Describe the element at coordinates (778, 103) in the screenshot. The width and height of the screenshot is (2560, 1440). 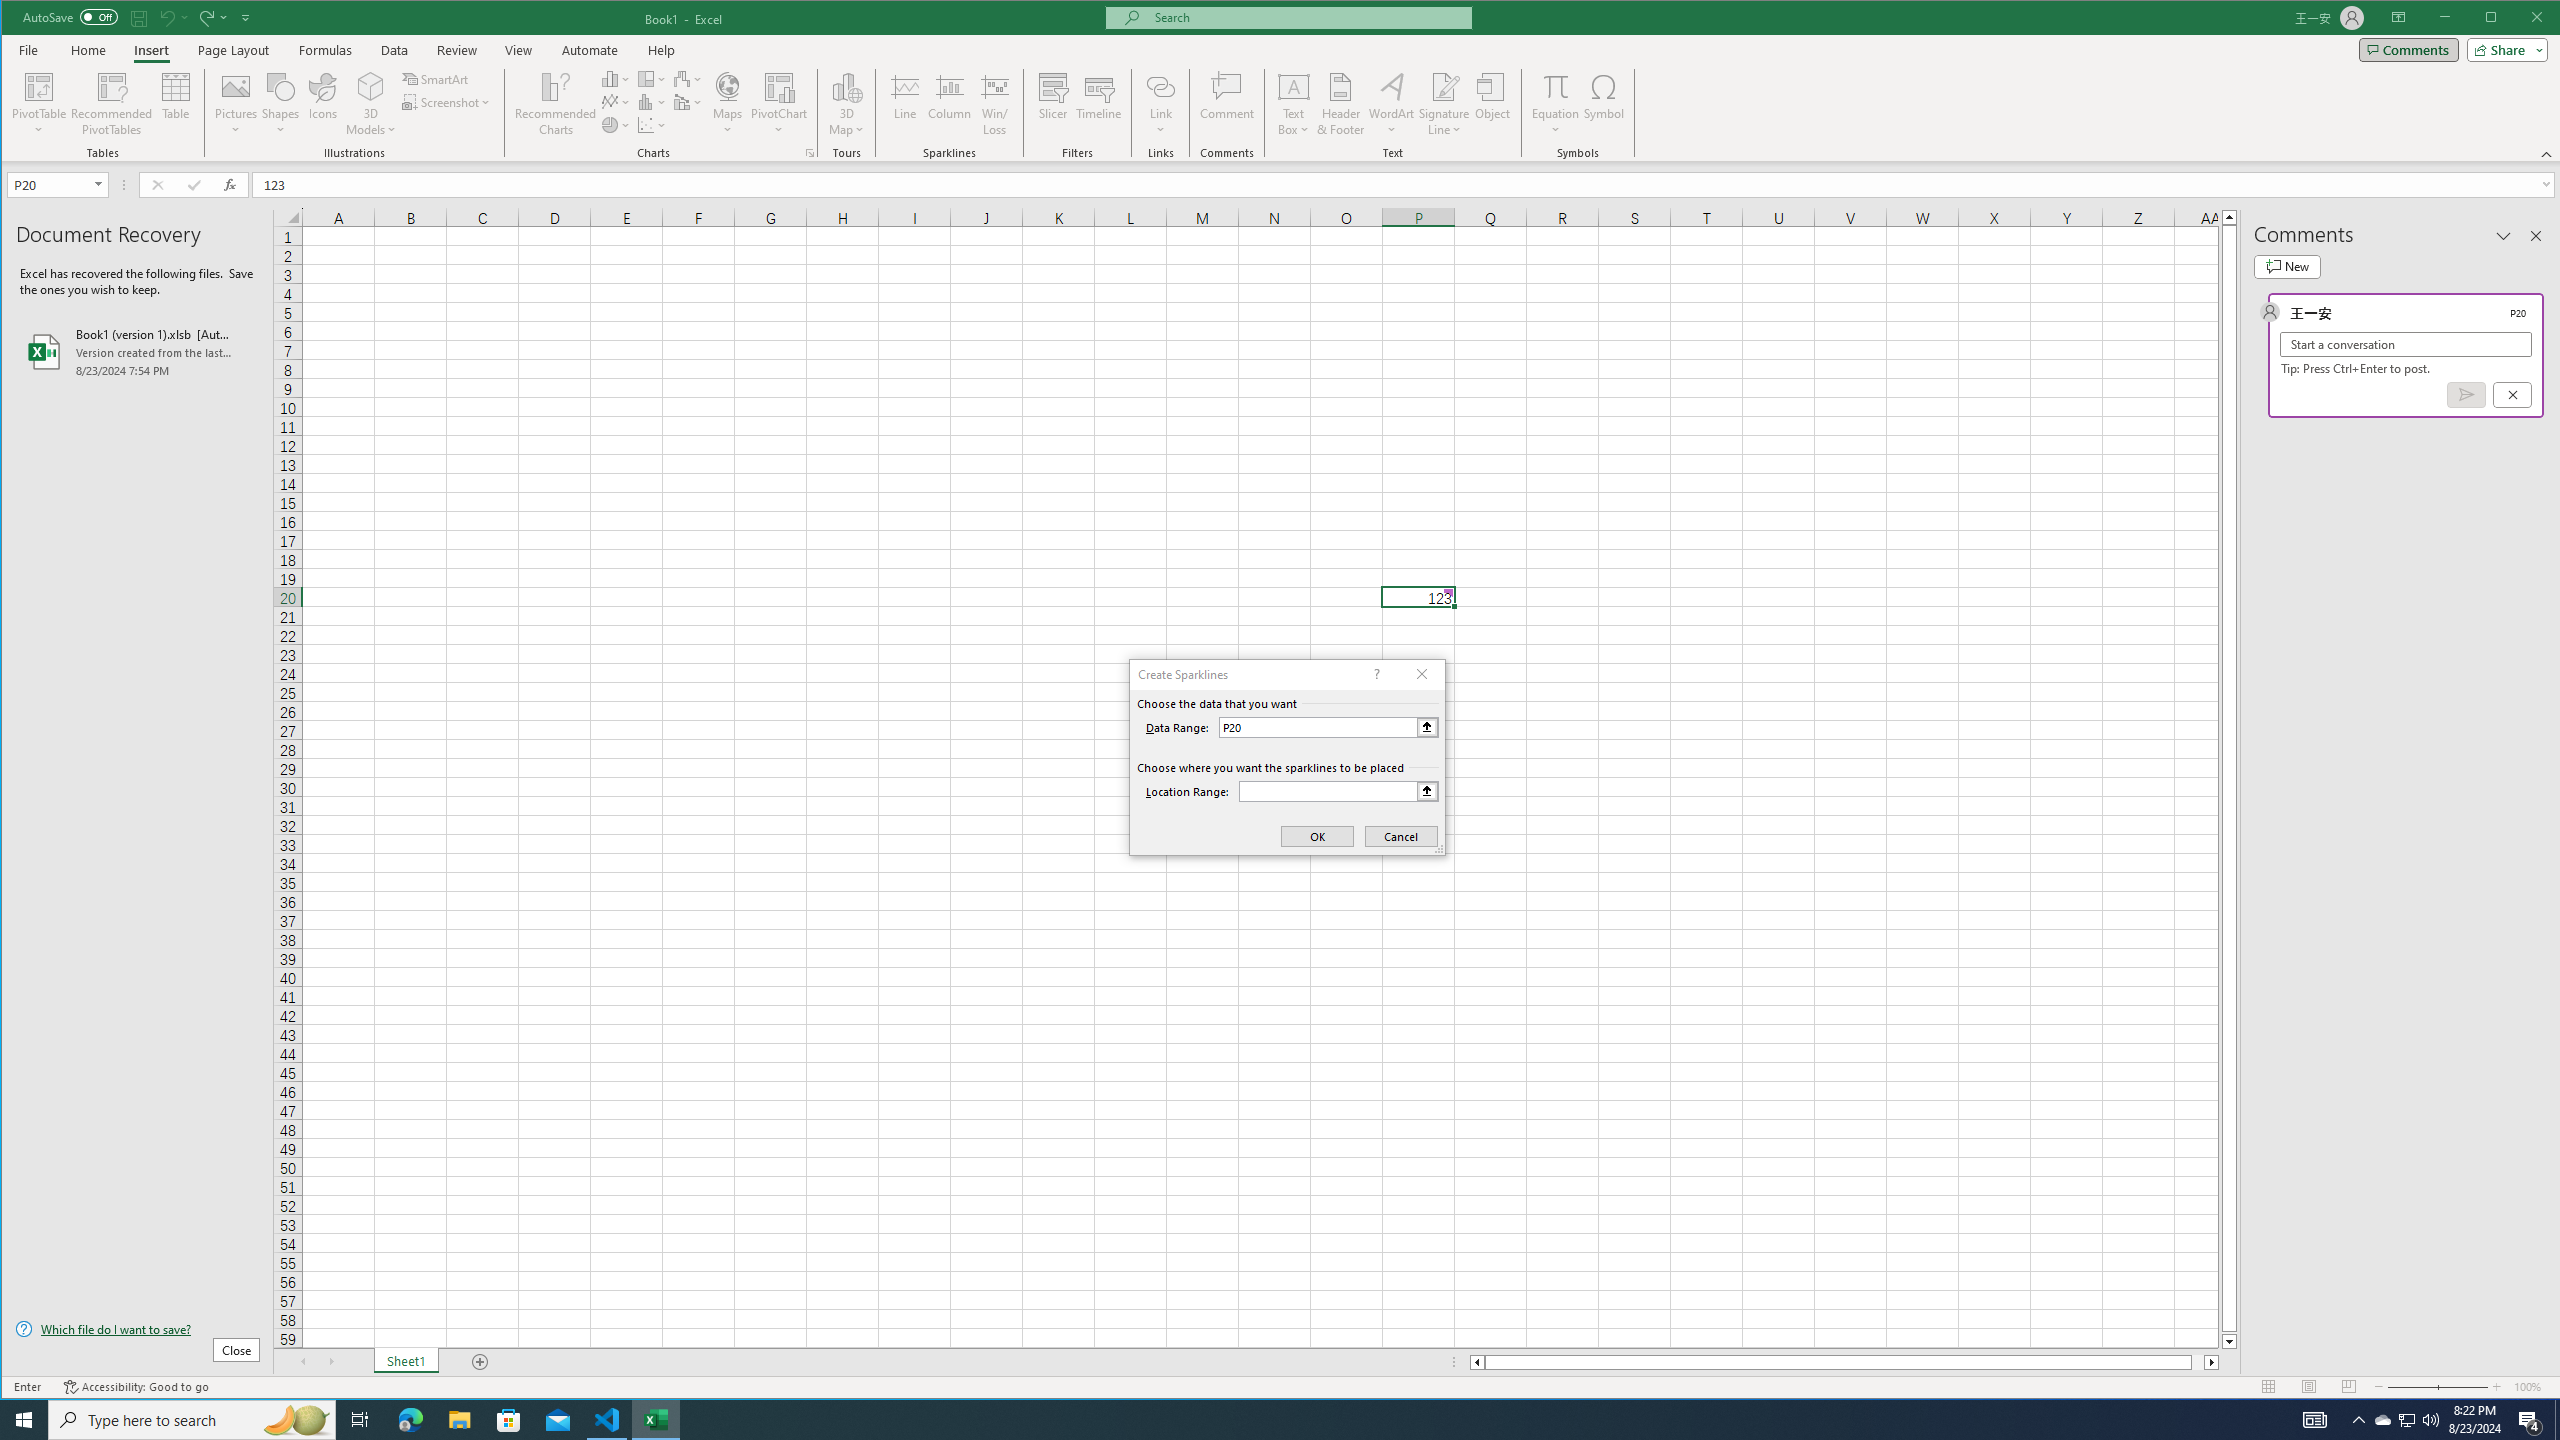
I see `'PivotChart'` at that location.